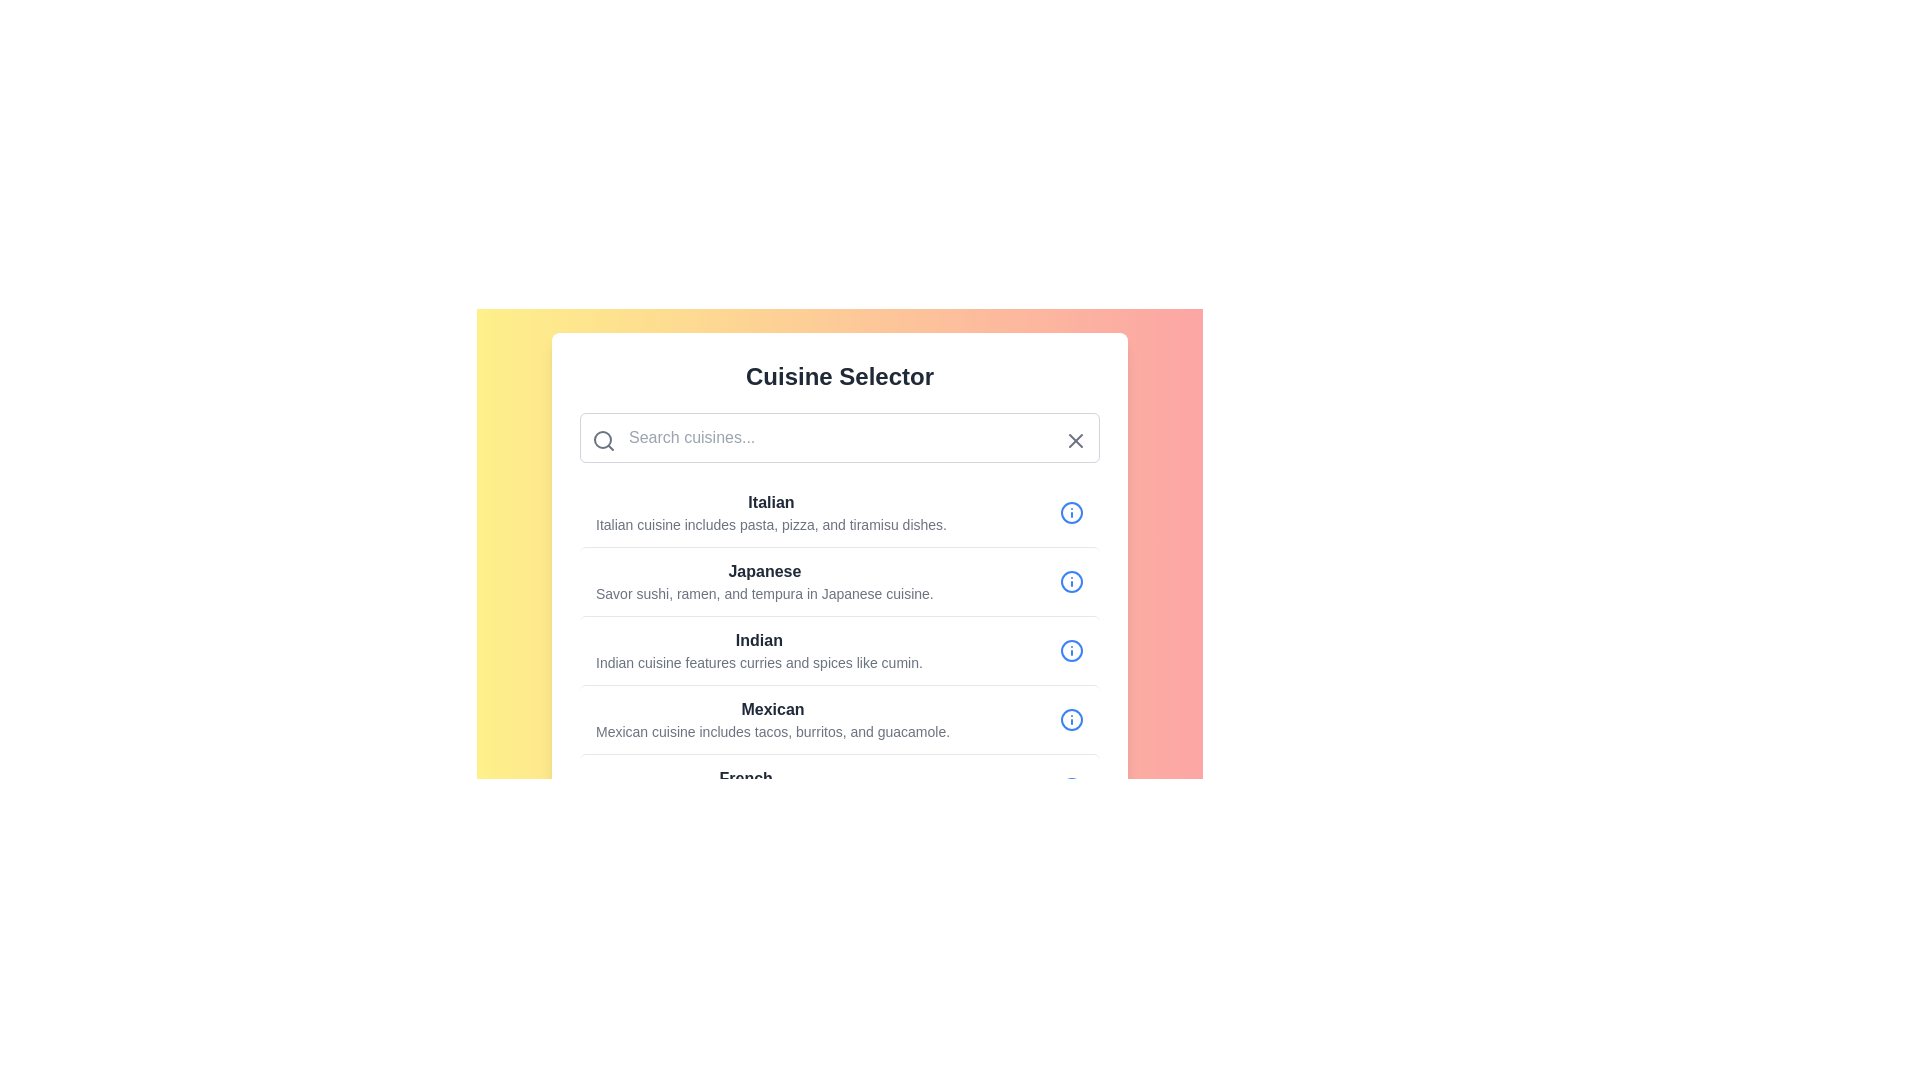 This screenshot has height=1080, width=1920. Describe the element at coordinates (1070, 720) in the screenshot. I see `the information icon located to the right of the text 'Mexican'` at that location.